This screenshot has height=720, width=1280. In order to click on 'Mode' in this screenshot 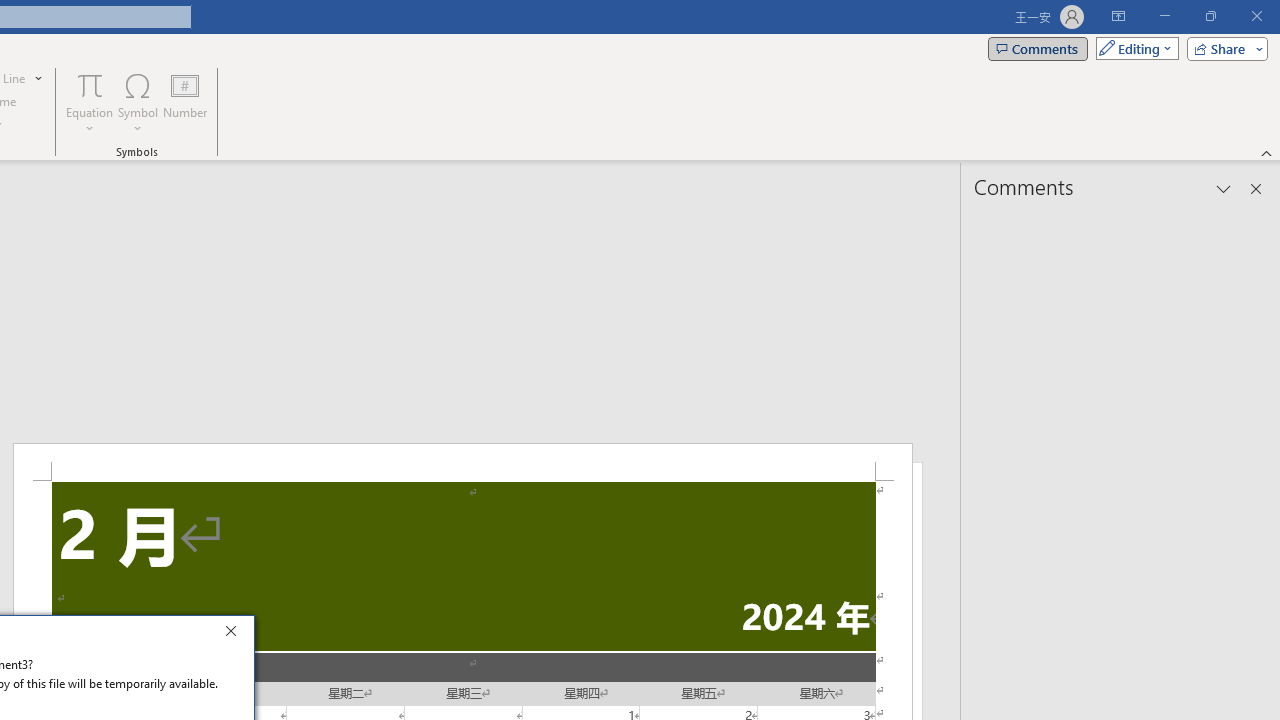, I will do `click(1133, 47)`.